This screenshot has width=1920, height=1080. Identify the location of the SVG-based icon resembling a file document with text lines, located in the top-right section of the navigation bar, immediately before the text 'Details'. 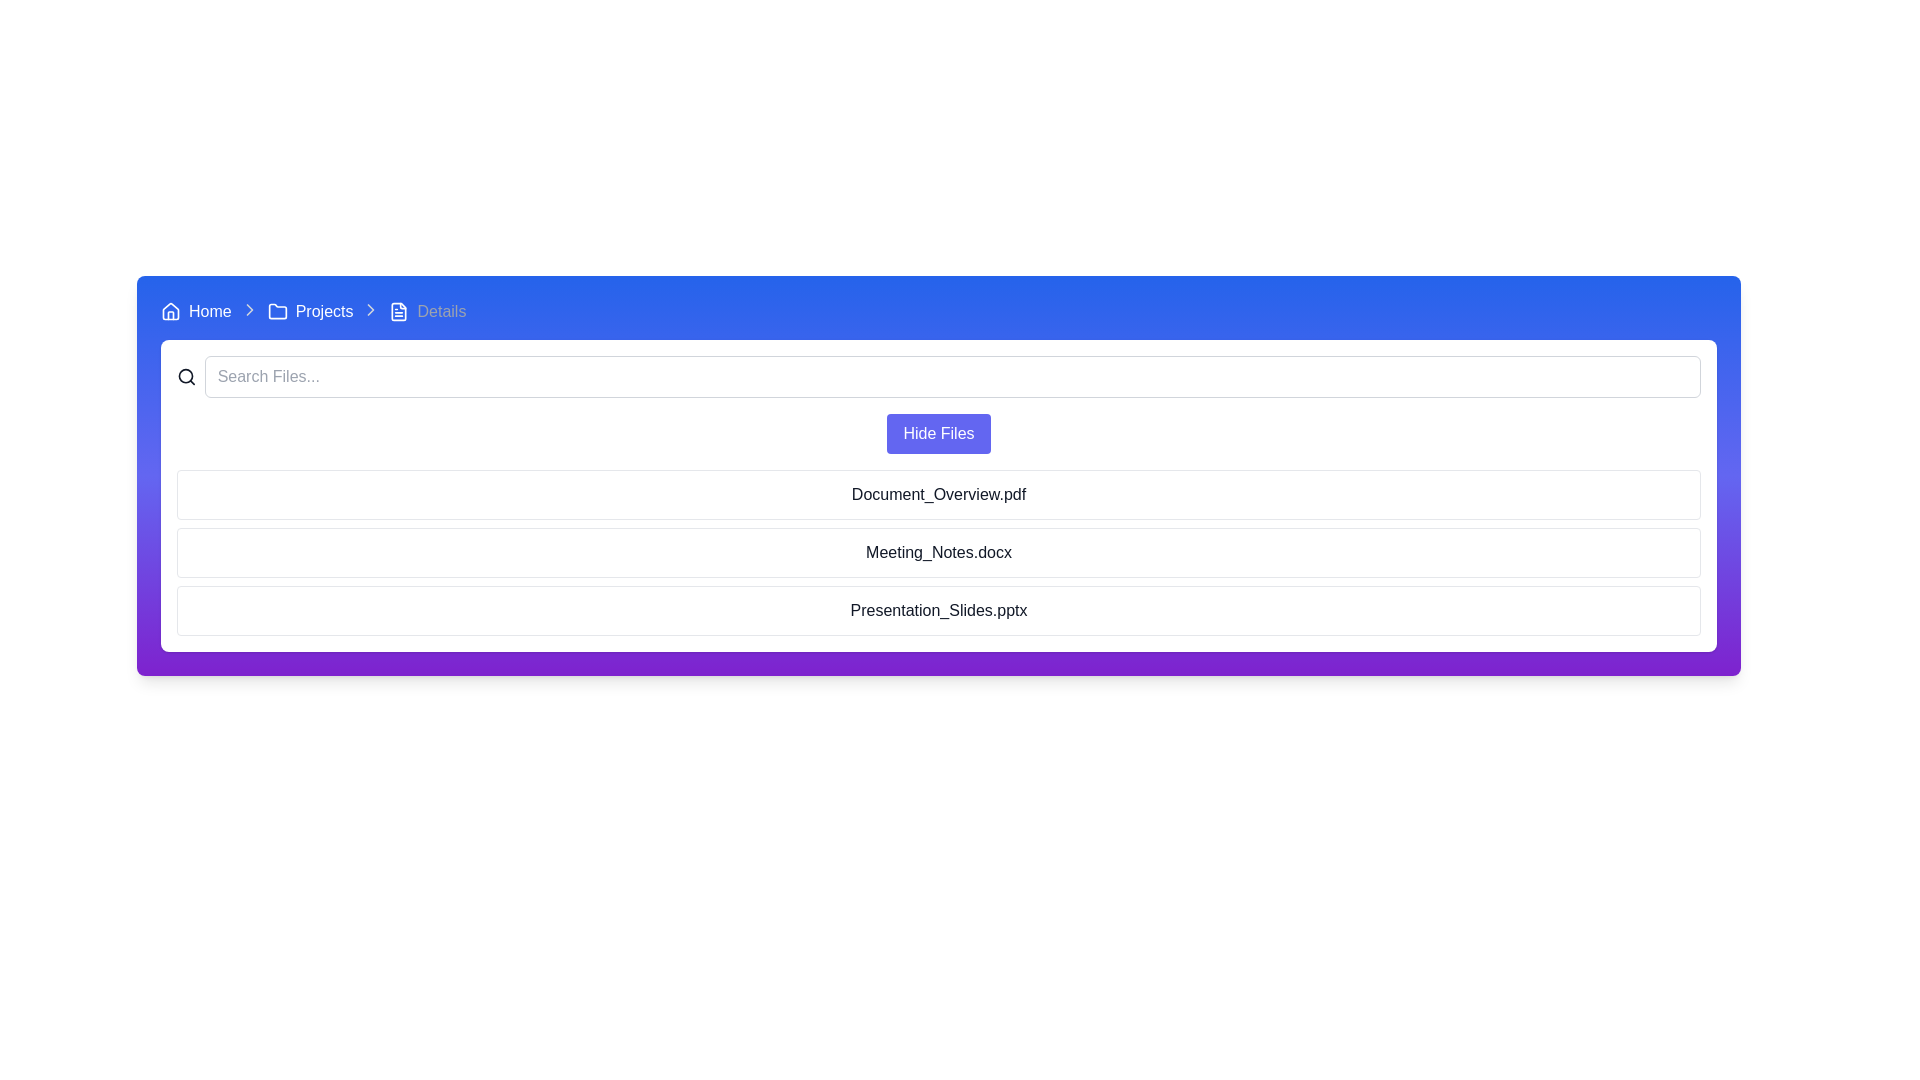
(399, 312).